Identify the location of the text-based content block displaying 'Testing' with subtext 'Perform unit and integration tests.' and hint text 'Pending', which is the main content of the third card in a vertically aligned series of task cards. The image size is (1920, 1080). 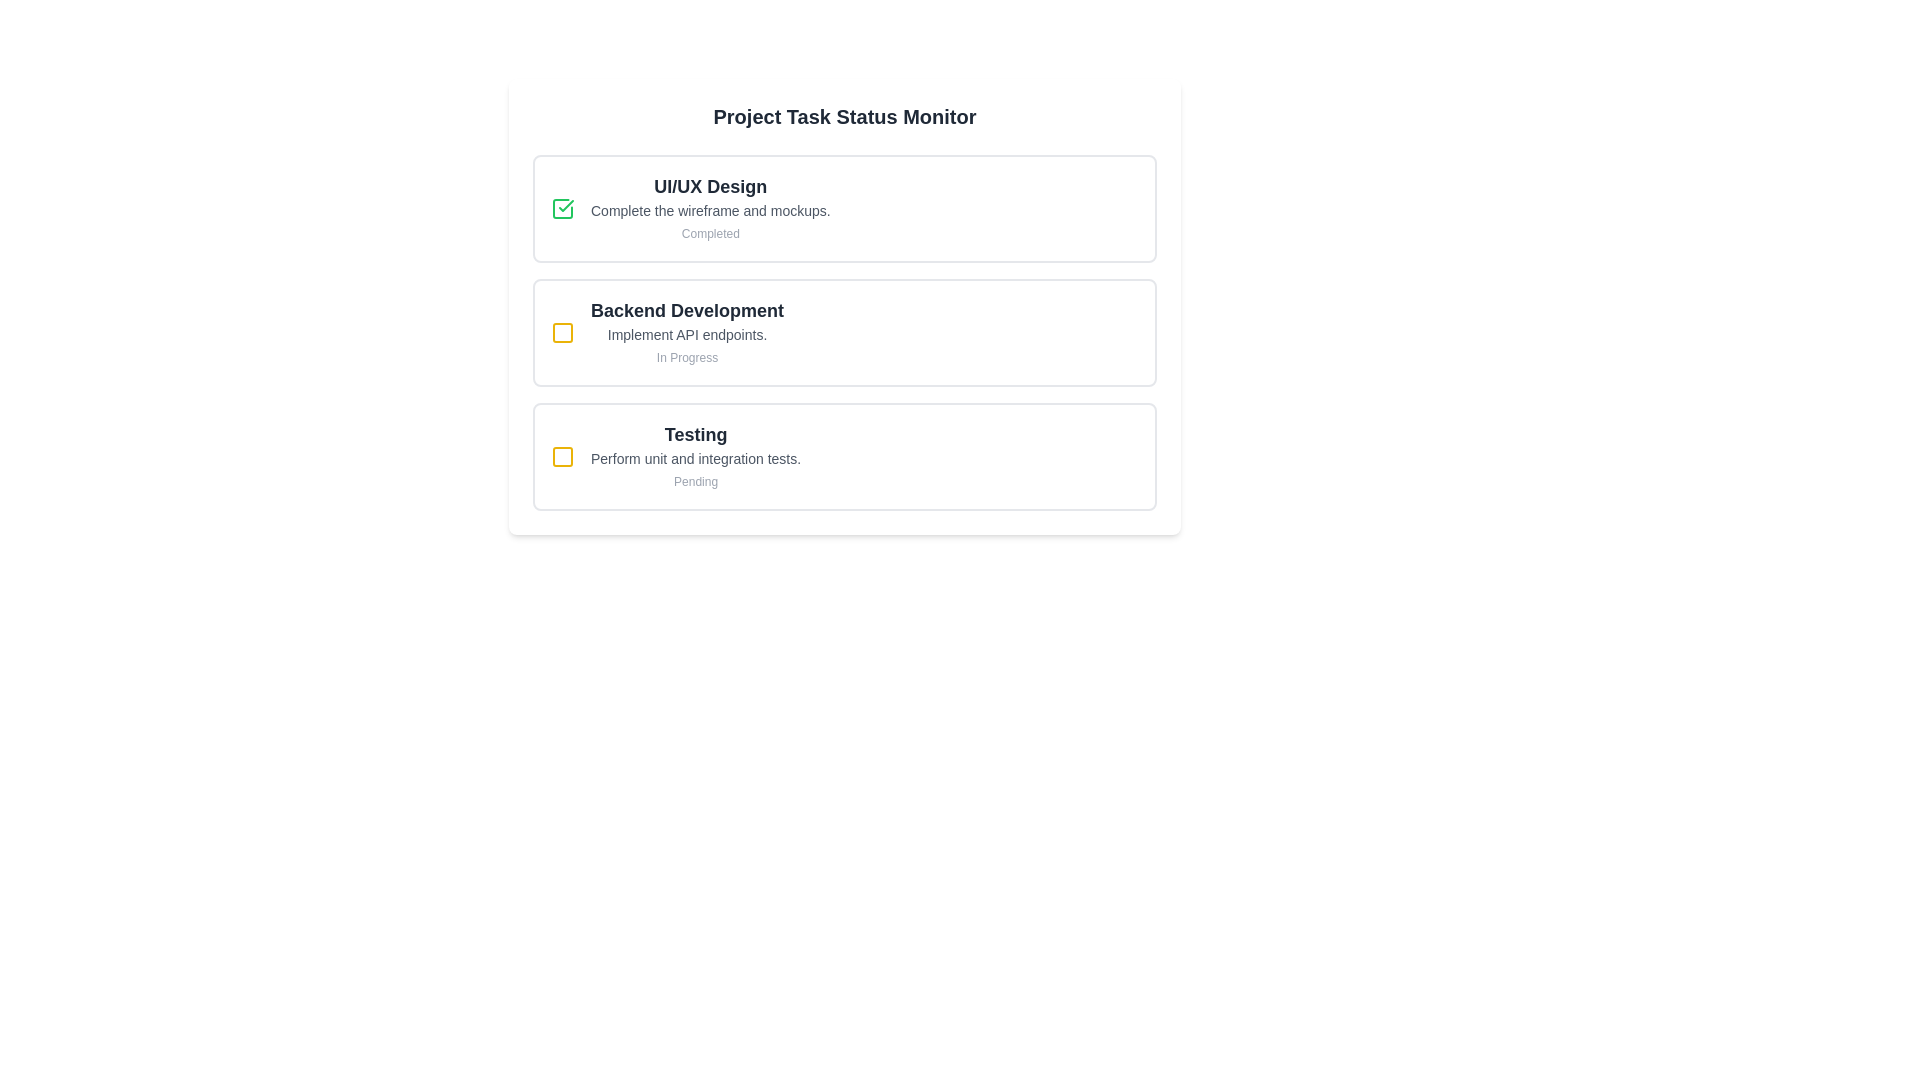
(696, 456).